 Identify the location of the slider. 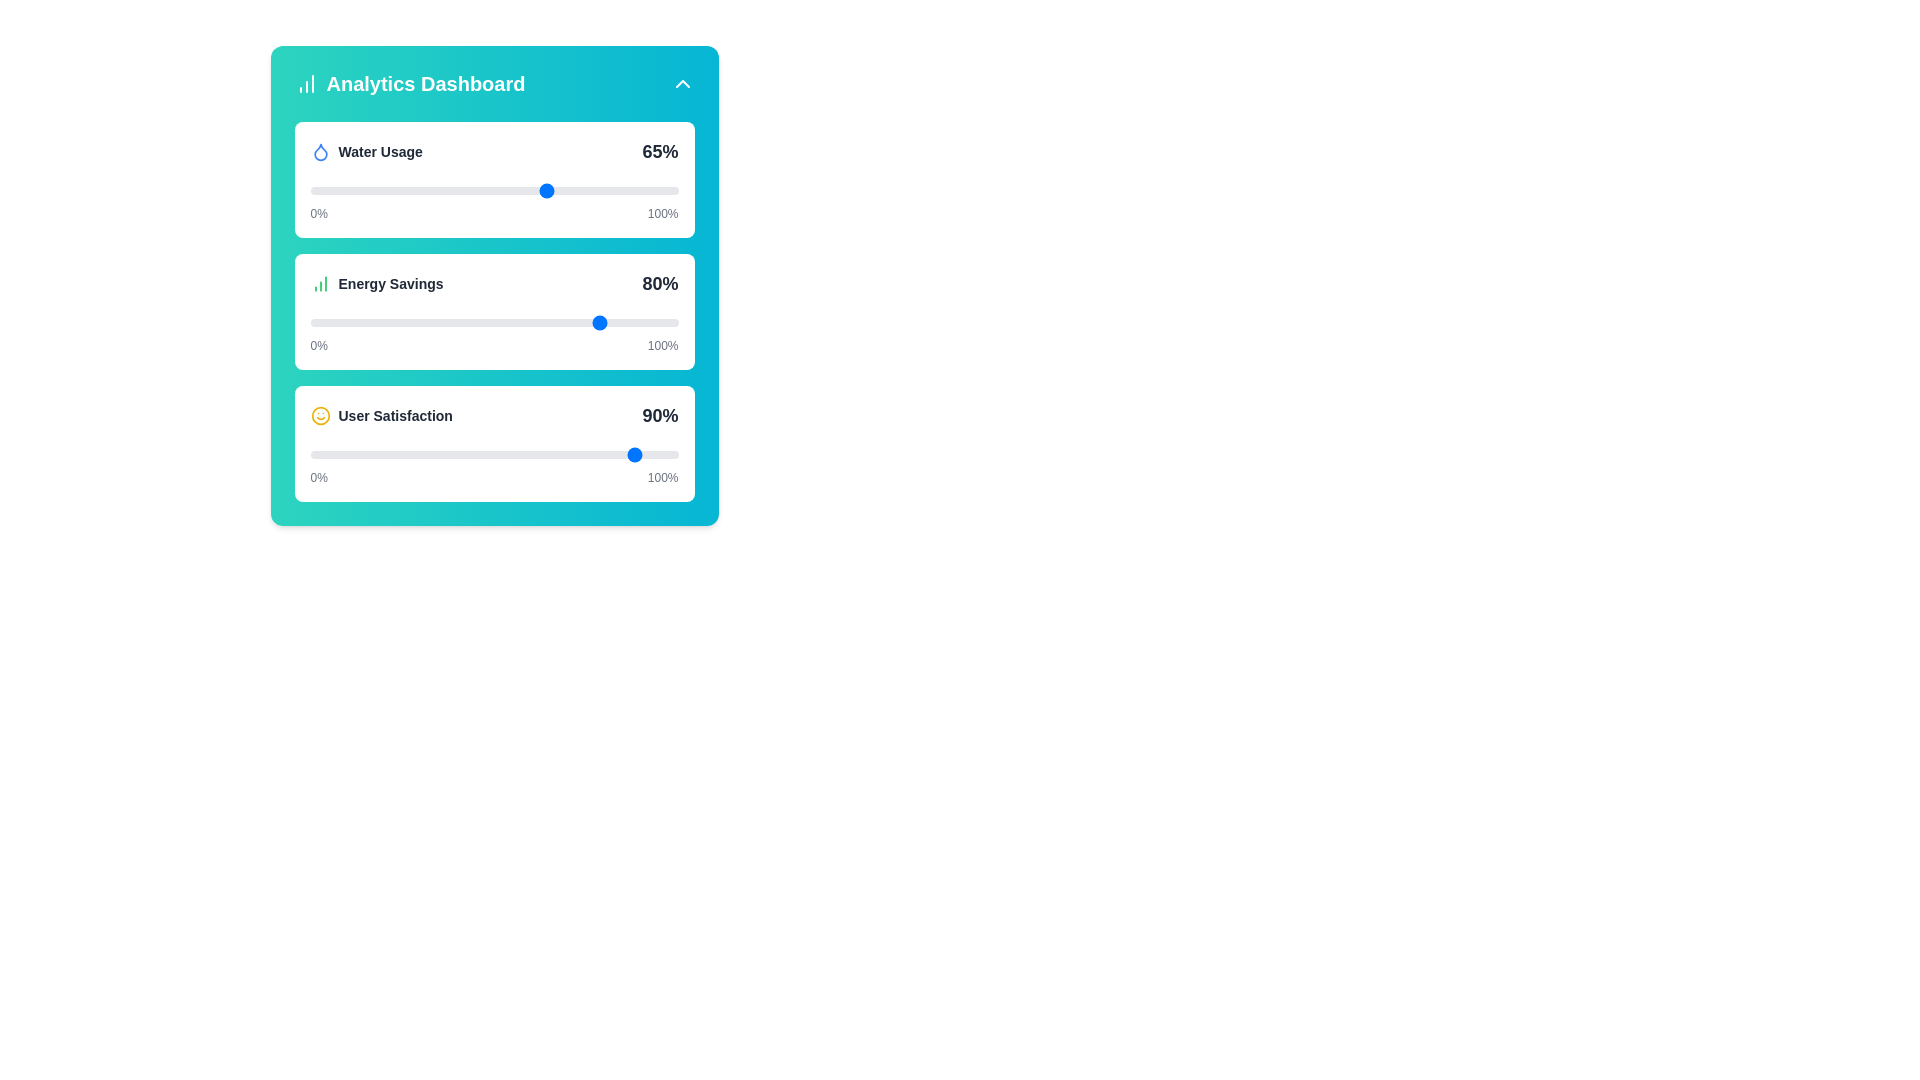
(347, 322).